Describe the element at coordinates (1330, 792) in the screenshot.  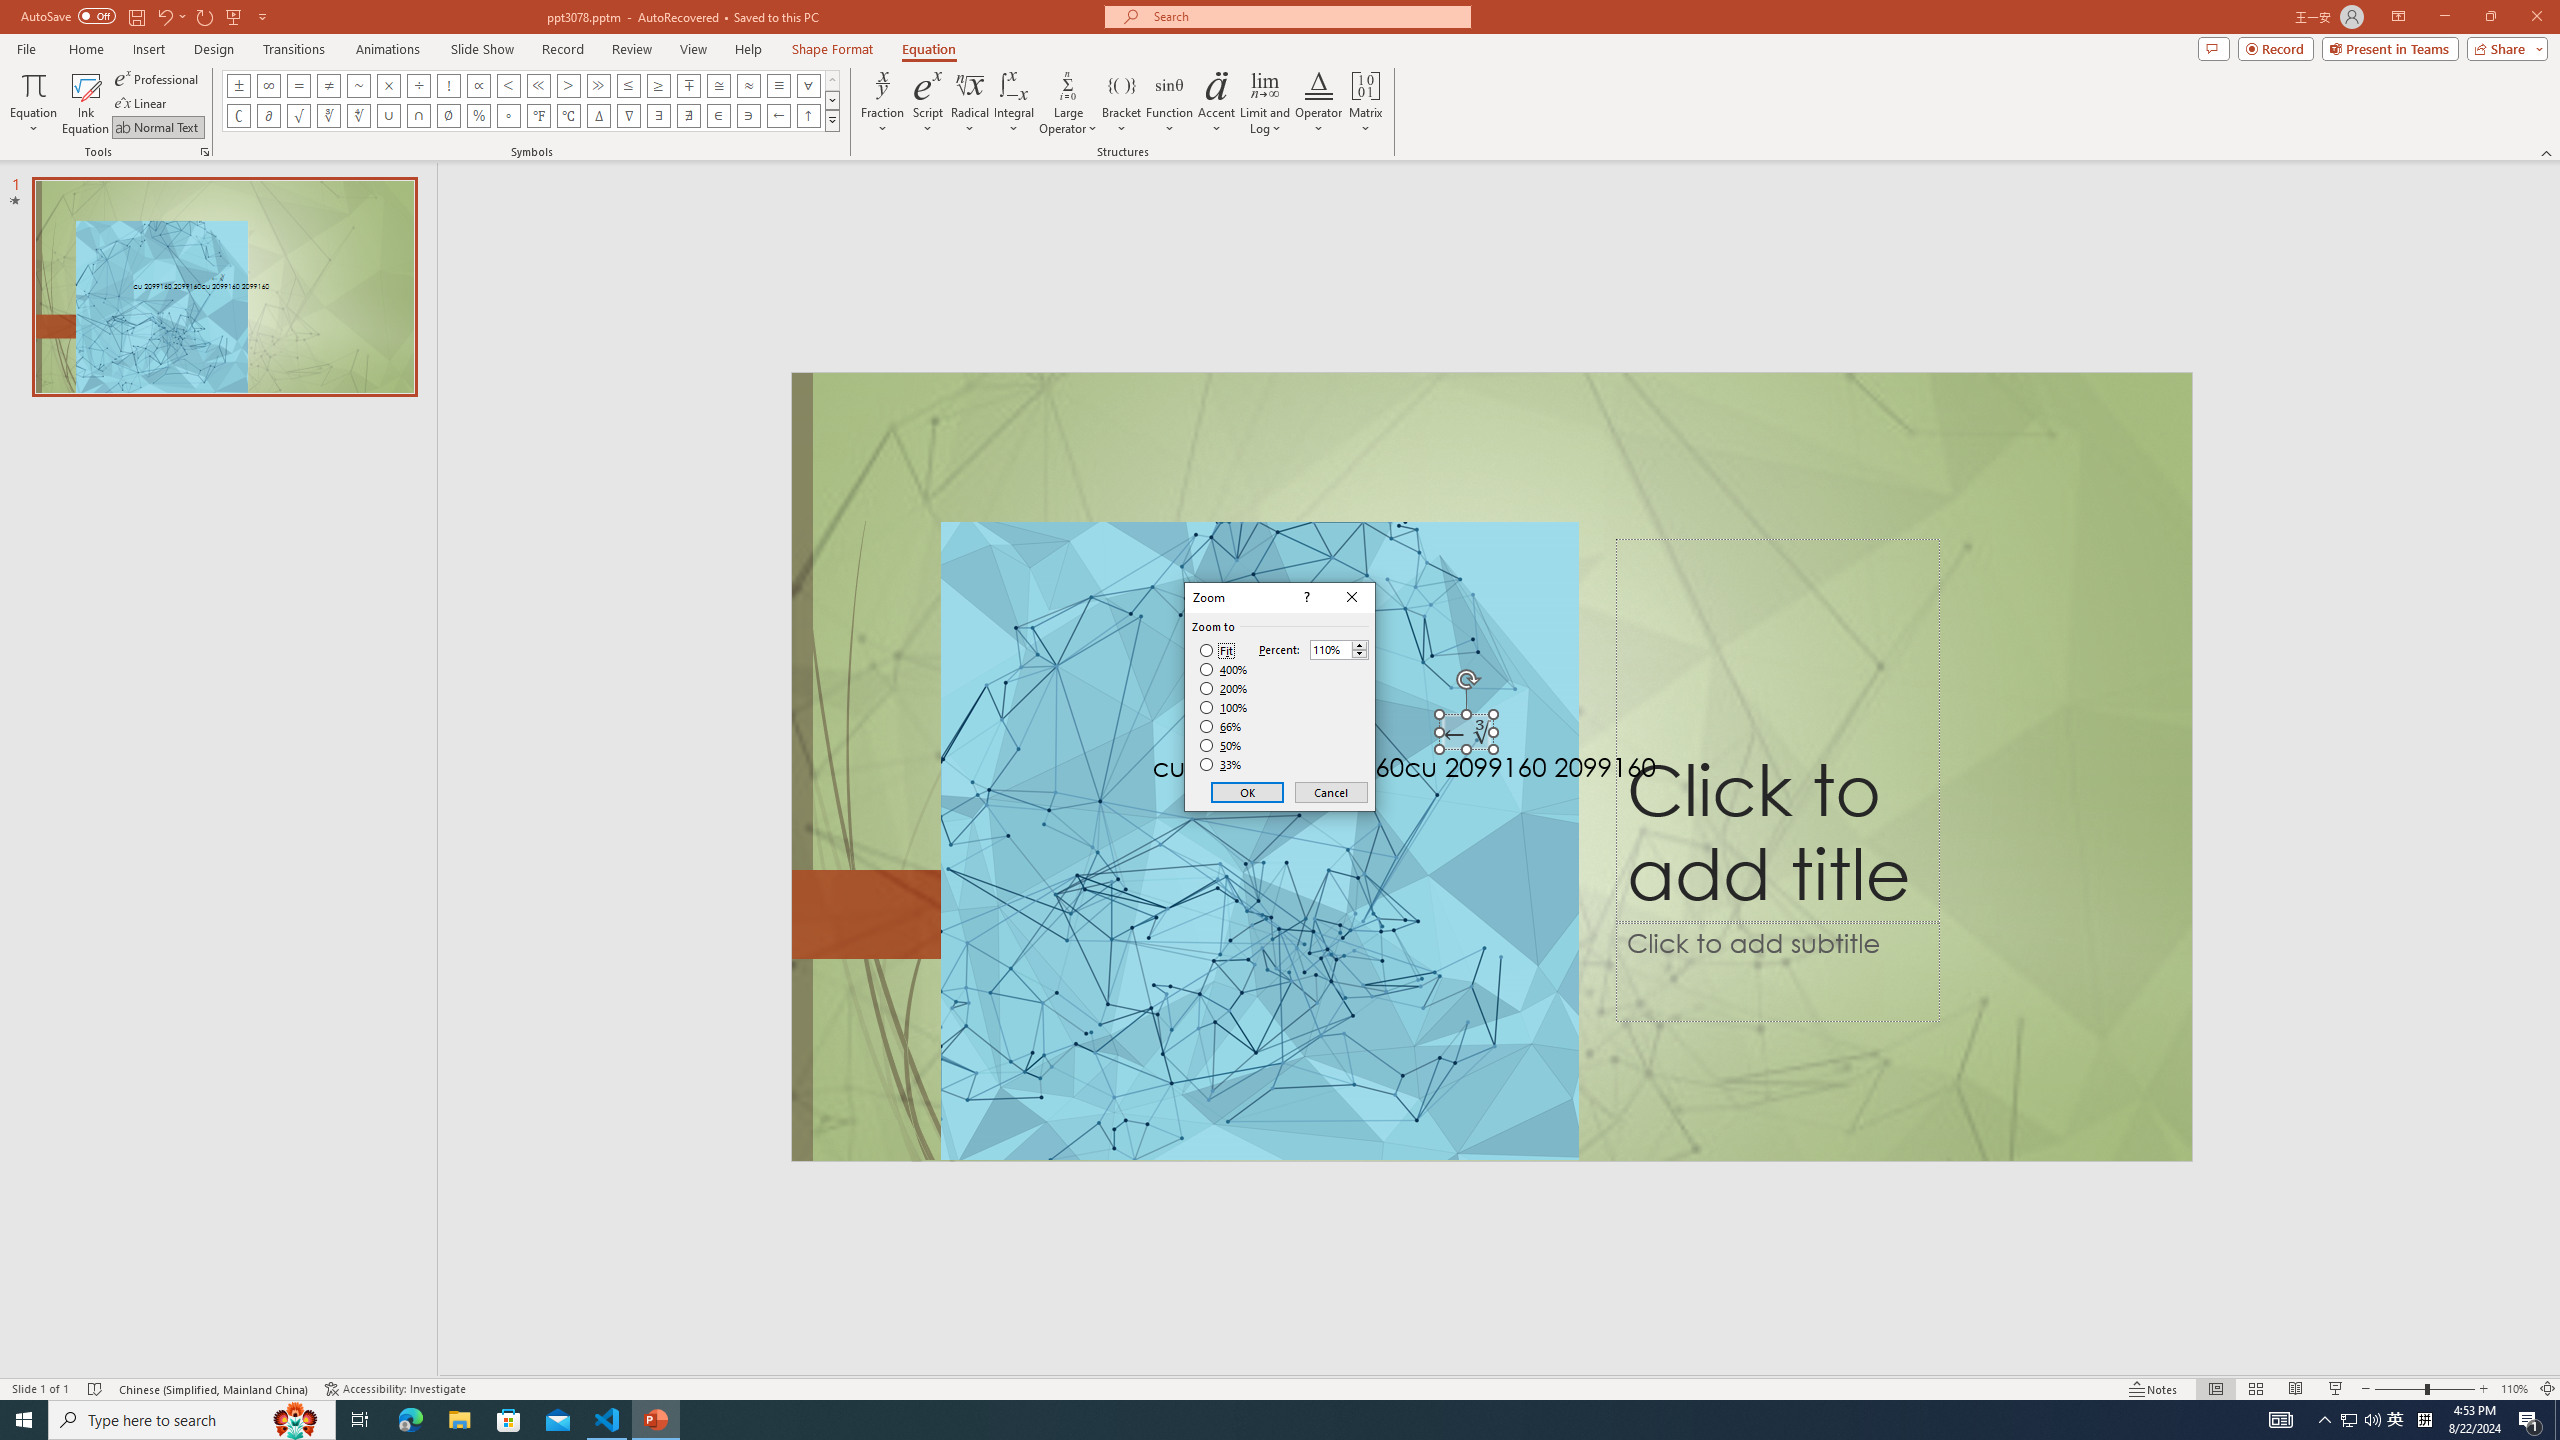
I see `'Cancel'` at that location.